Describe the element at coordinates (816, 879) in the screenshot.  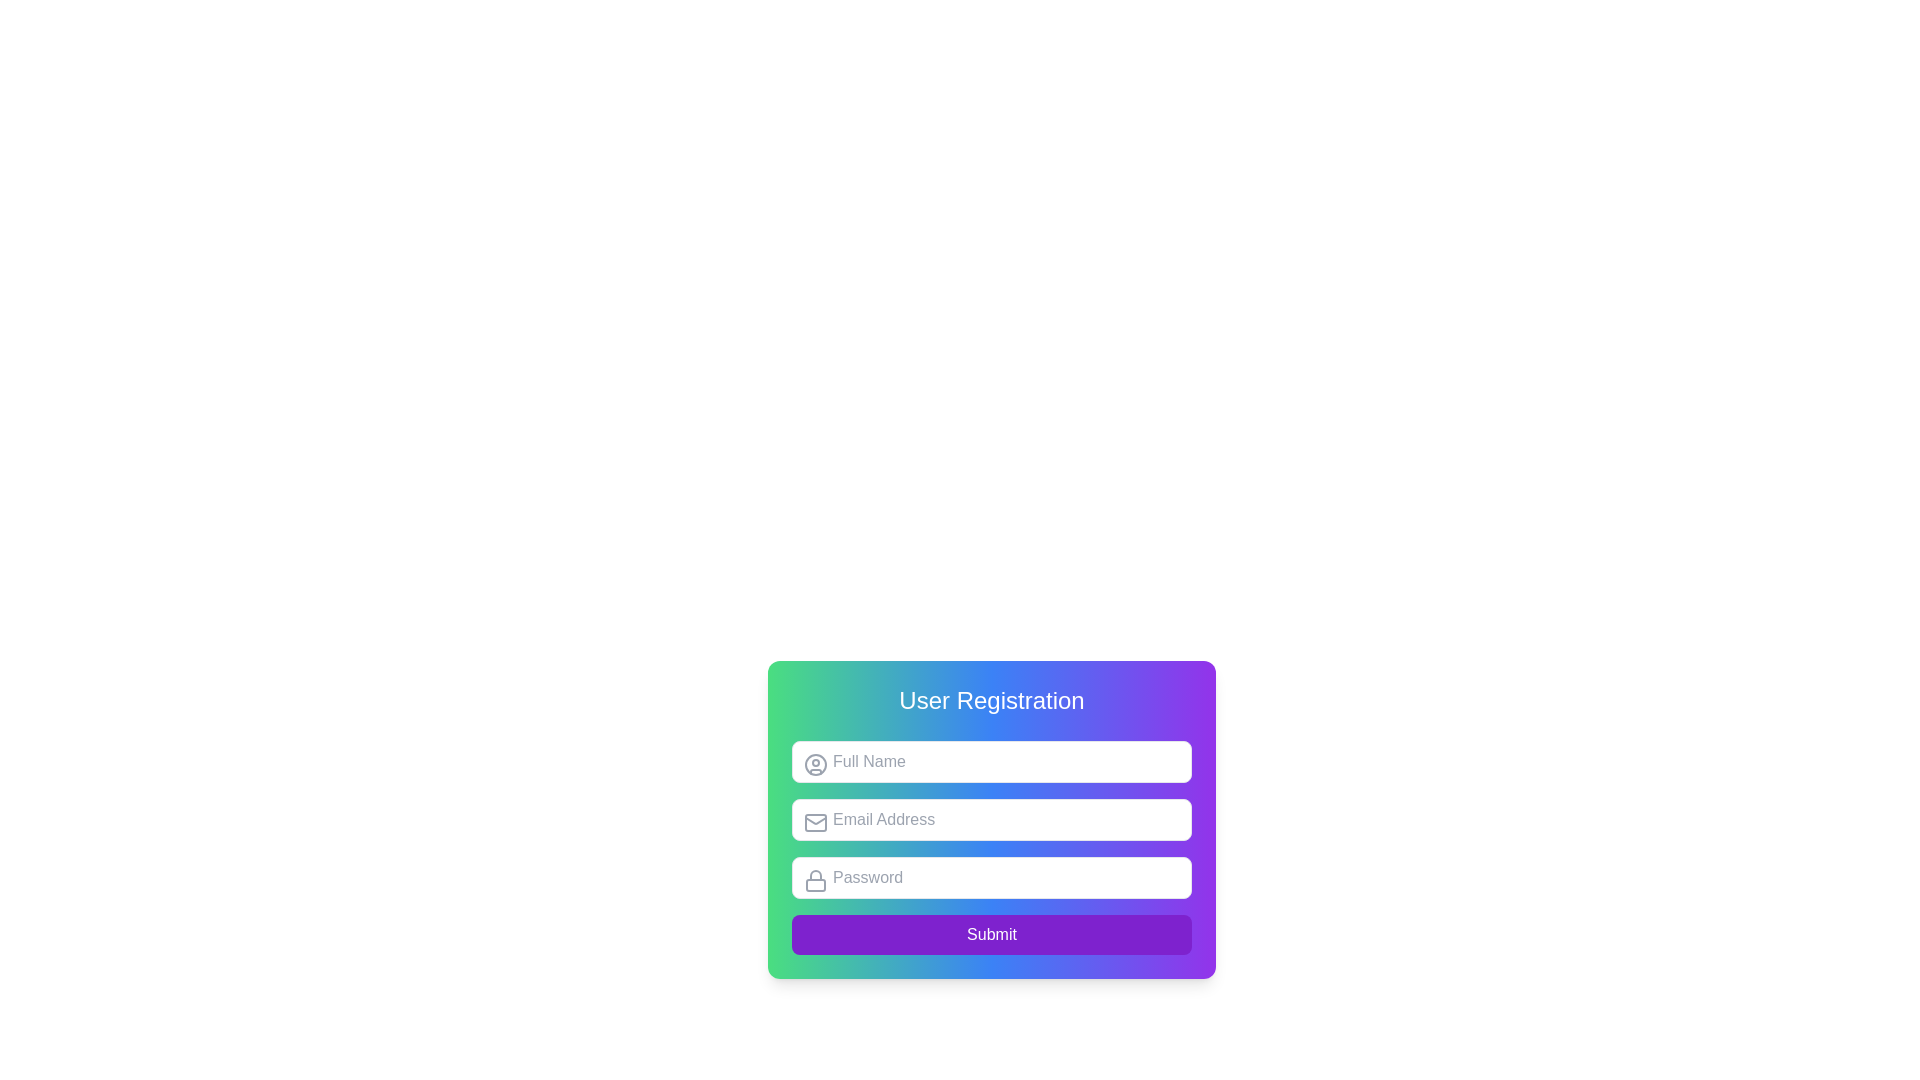
I see `the lock icon that indicates the password input field, located at the top left corner within the password section` at that location.